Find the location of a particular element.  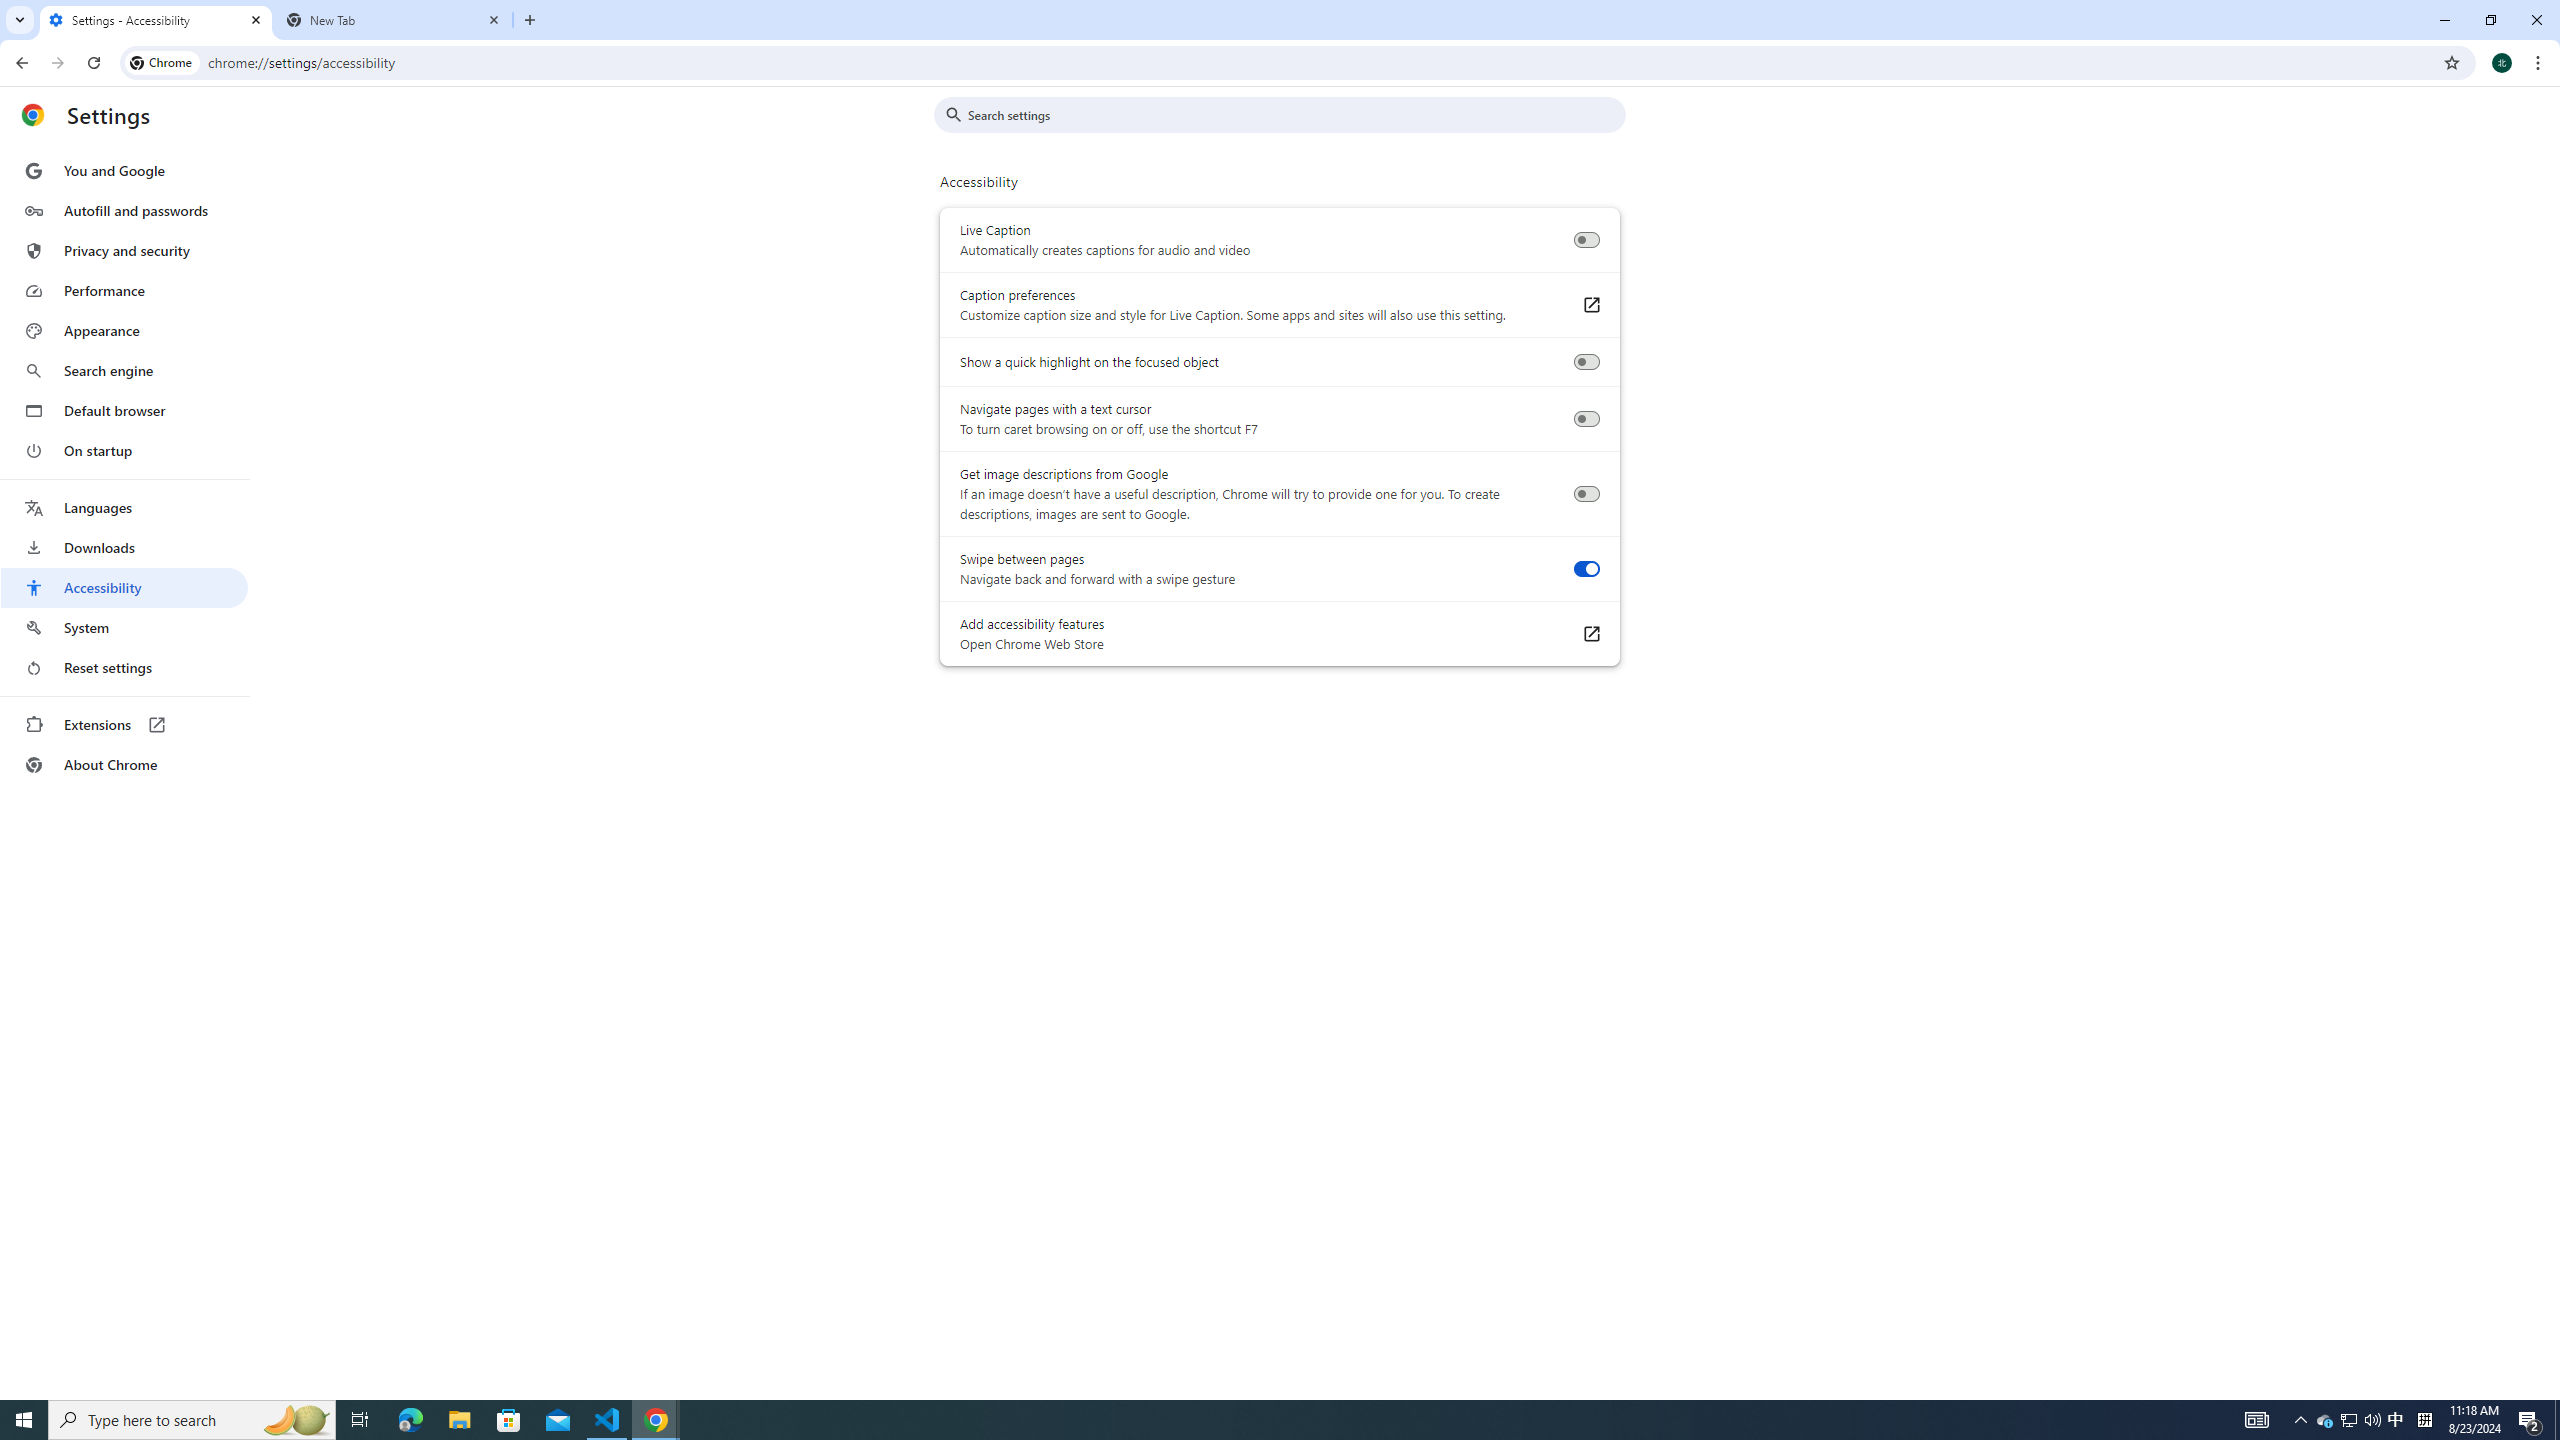

'On startup' is located at coordinates (123, 449).